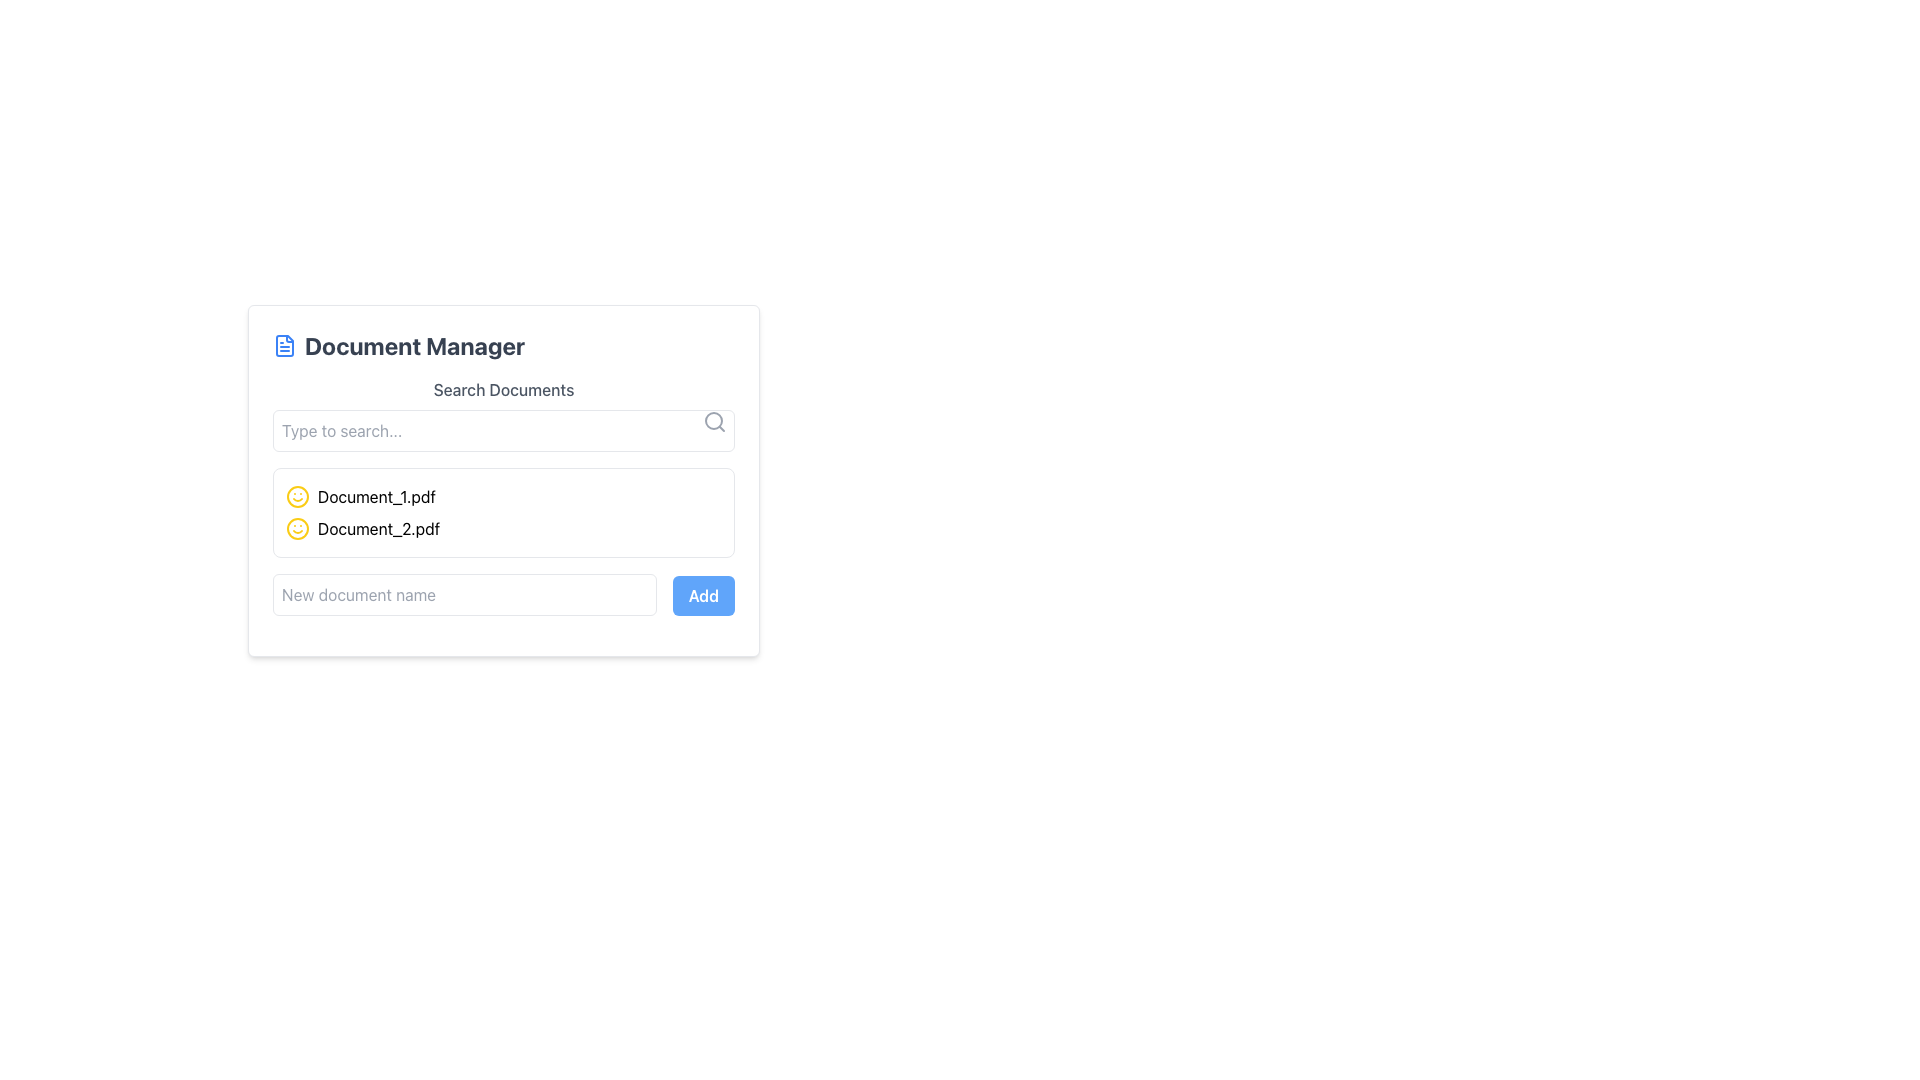  I want to click on label that serves as a description for the search input field located above the 'Type to search...' input box, so click(504, 389).